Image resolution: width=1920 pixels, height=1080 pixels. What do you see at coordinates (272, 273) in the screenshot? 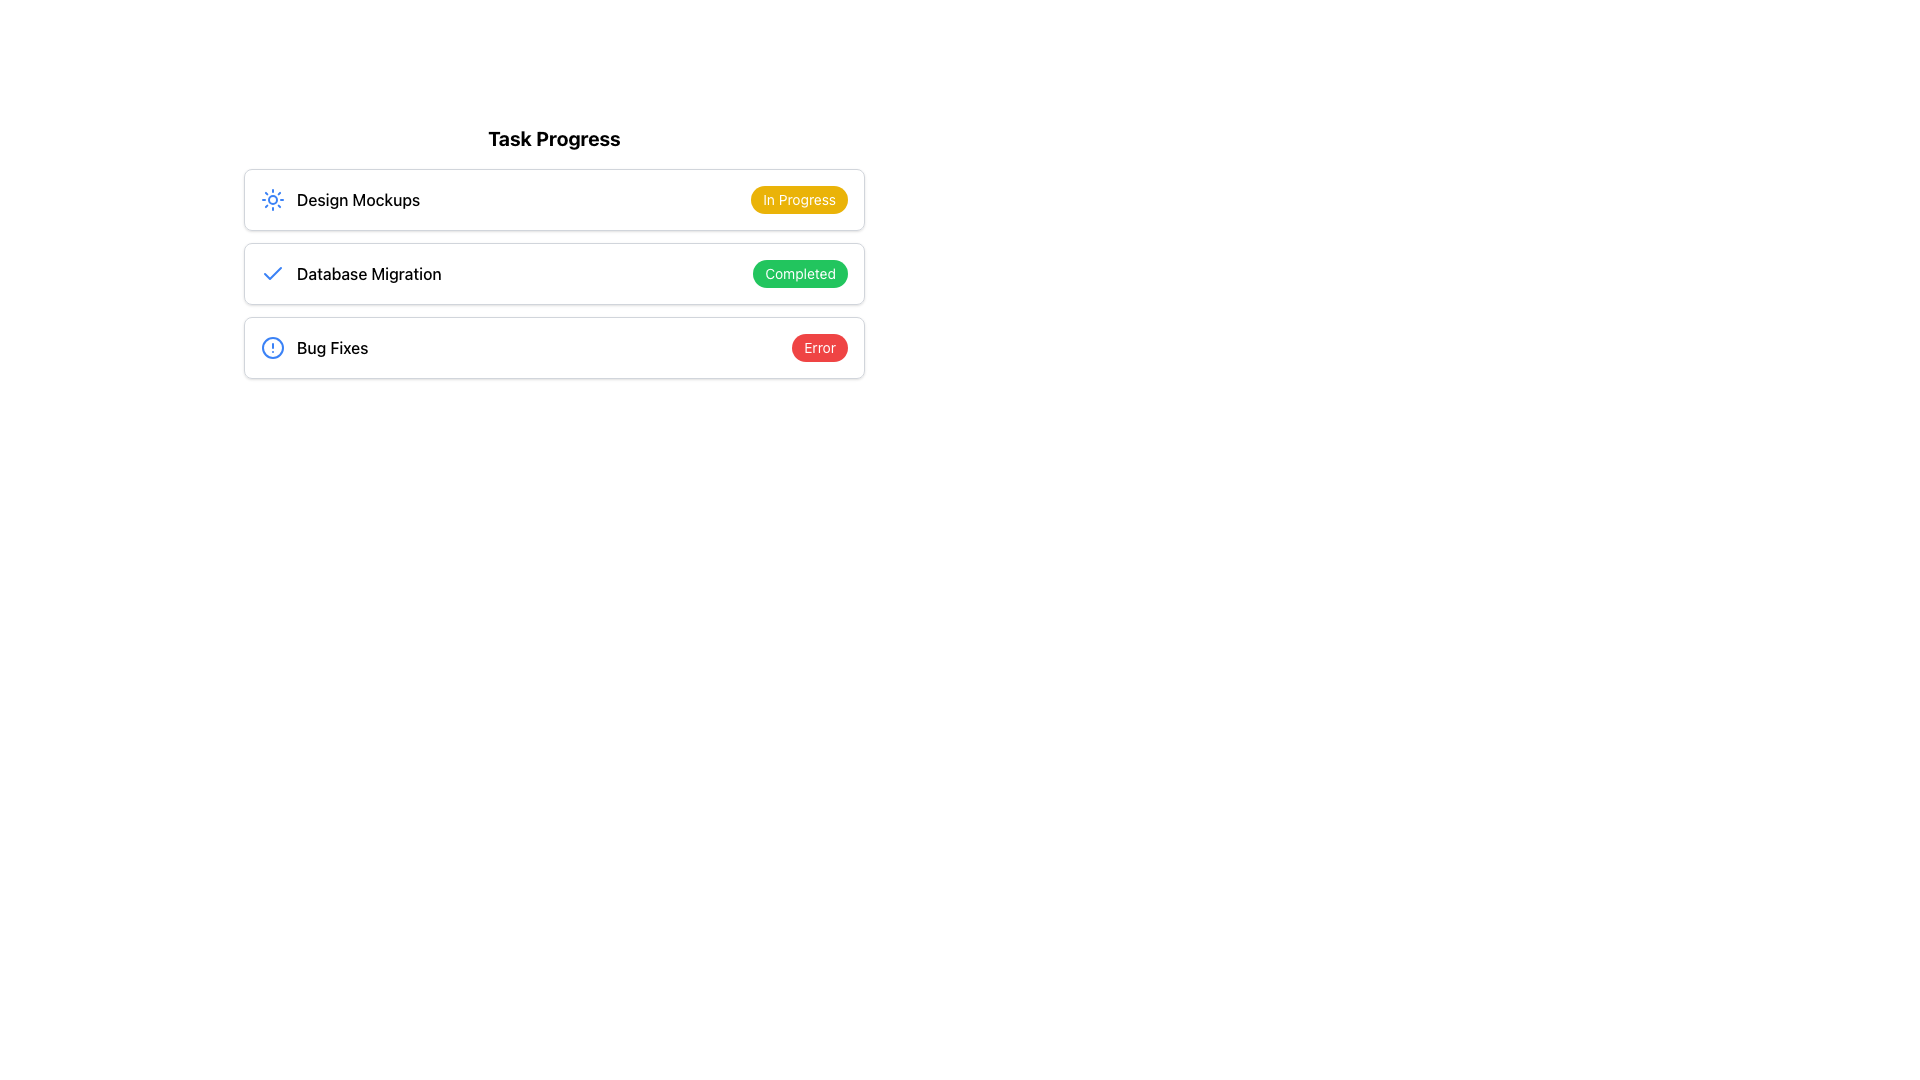
I see `the blue checkmark icon that is styled with a bold line and rounded edges, located to the left of the text 'Database Migration.'` at bounding box center [272, 273].